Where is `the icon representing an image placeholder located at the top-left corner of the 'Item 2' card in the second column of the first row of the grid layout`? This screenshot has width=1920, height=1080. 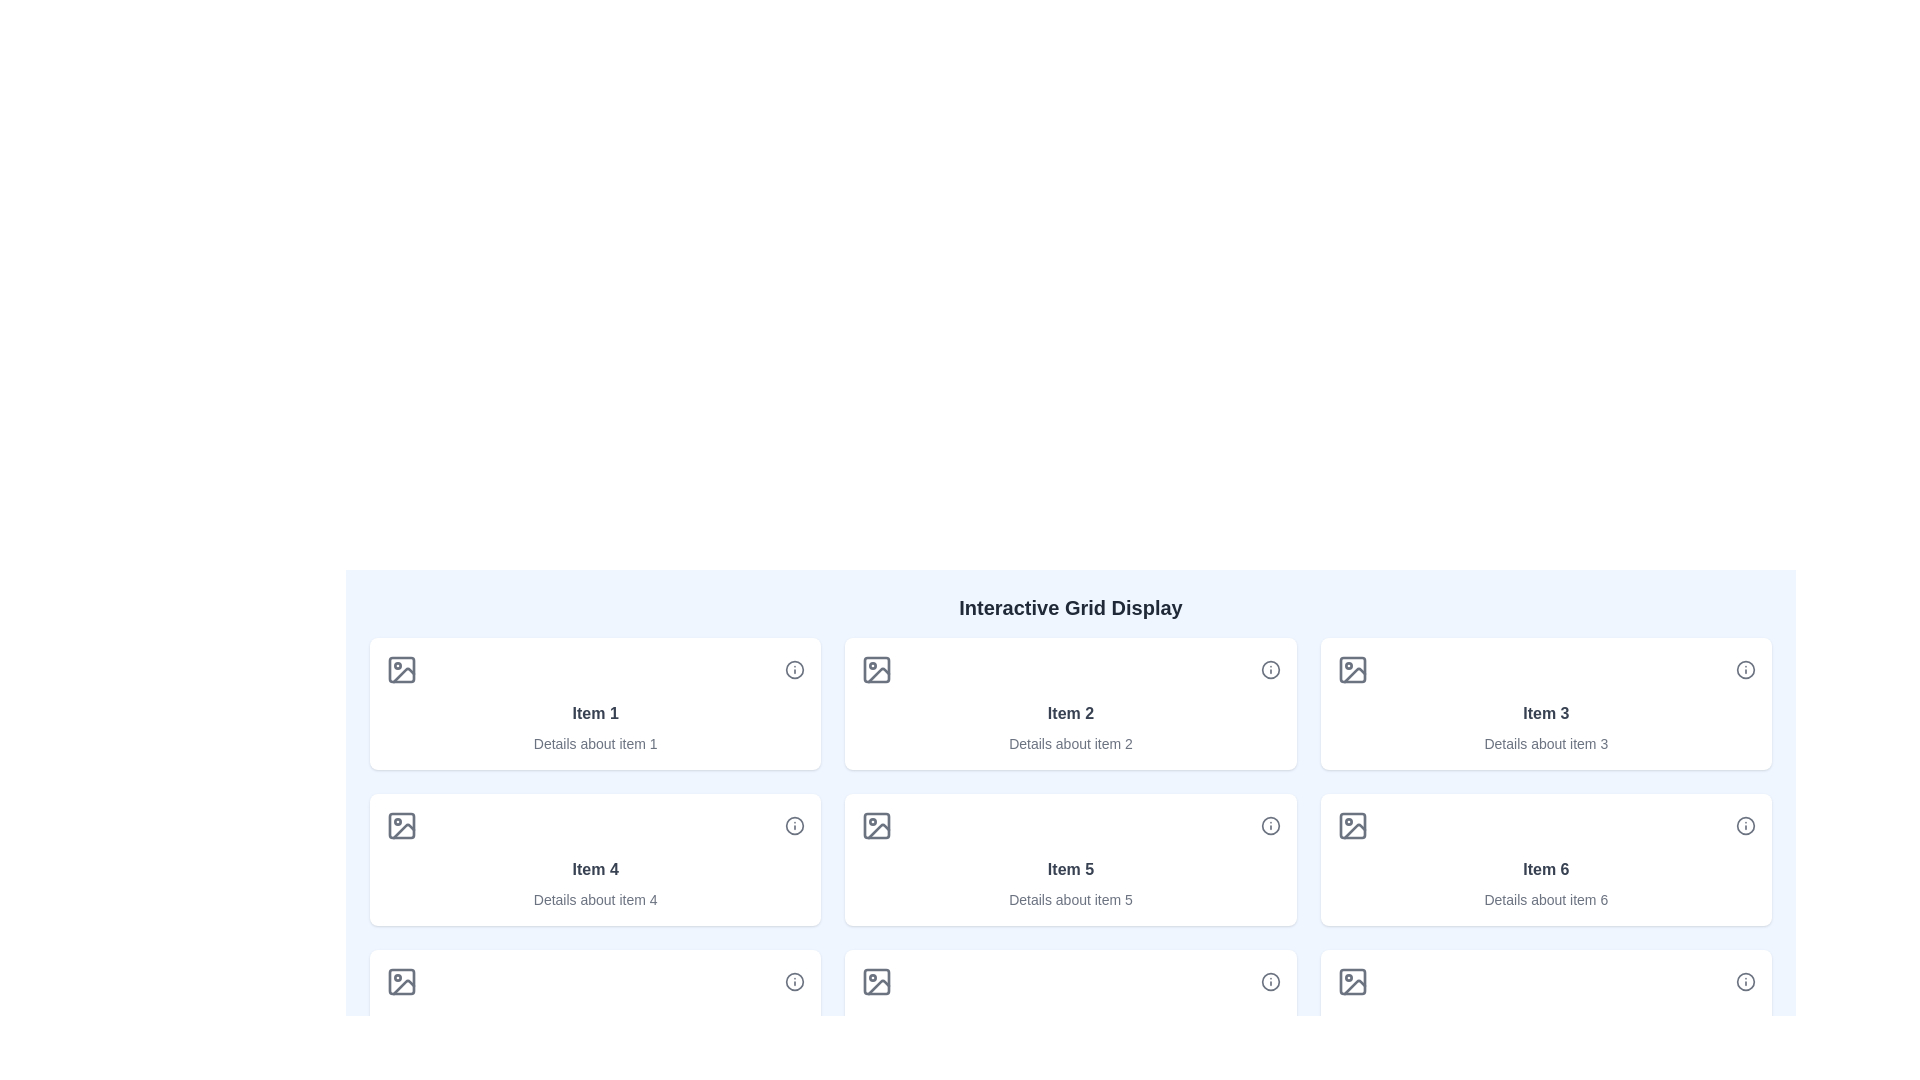 the icon representing an image placeholder located at the top-left corner of the 'Item 2' card in the second column of the first row of the grid layout is located at coordinates (877, 670).